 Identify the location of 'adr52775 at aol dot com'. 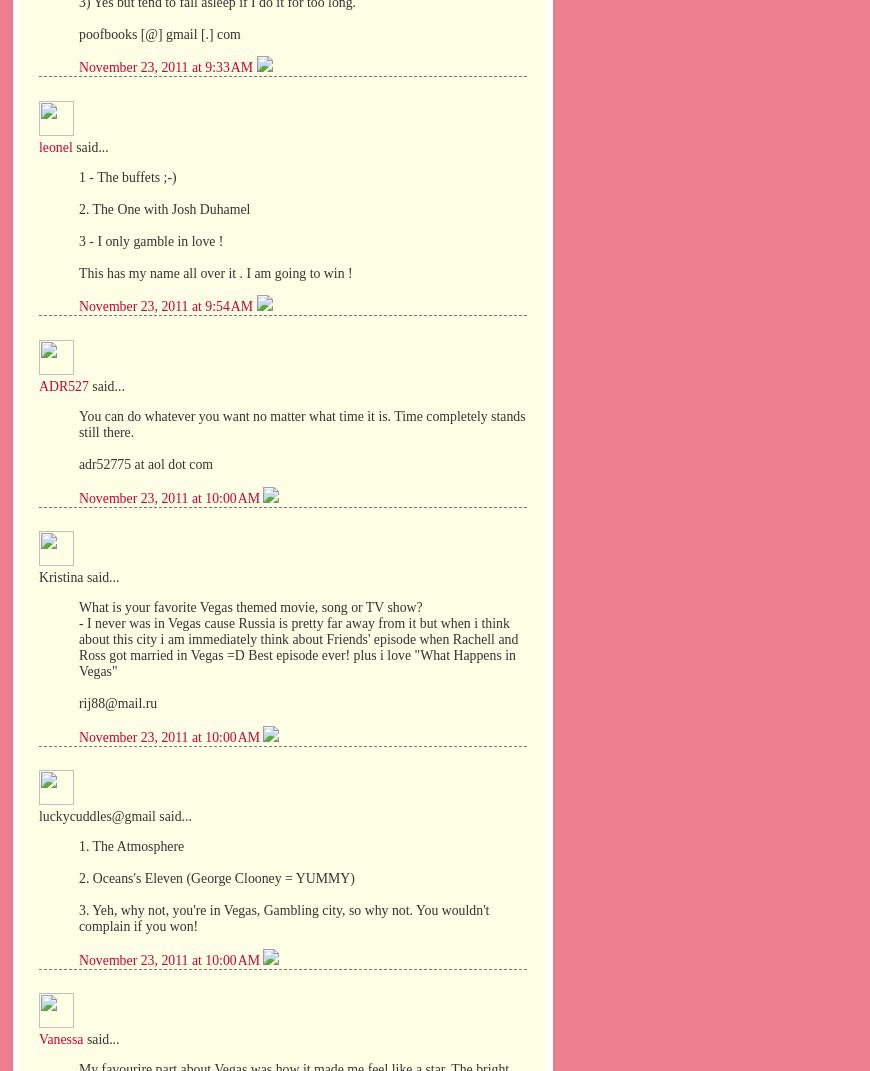
(144, 462).